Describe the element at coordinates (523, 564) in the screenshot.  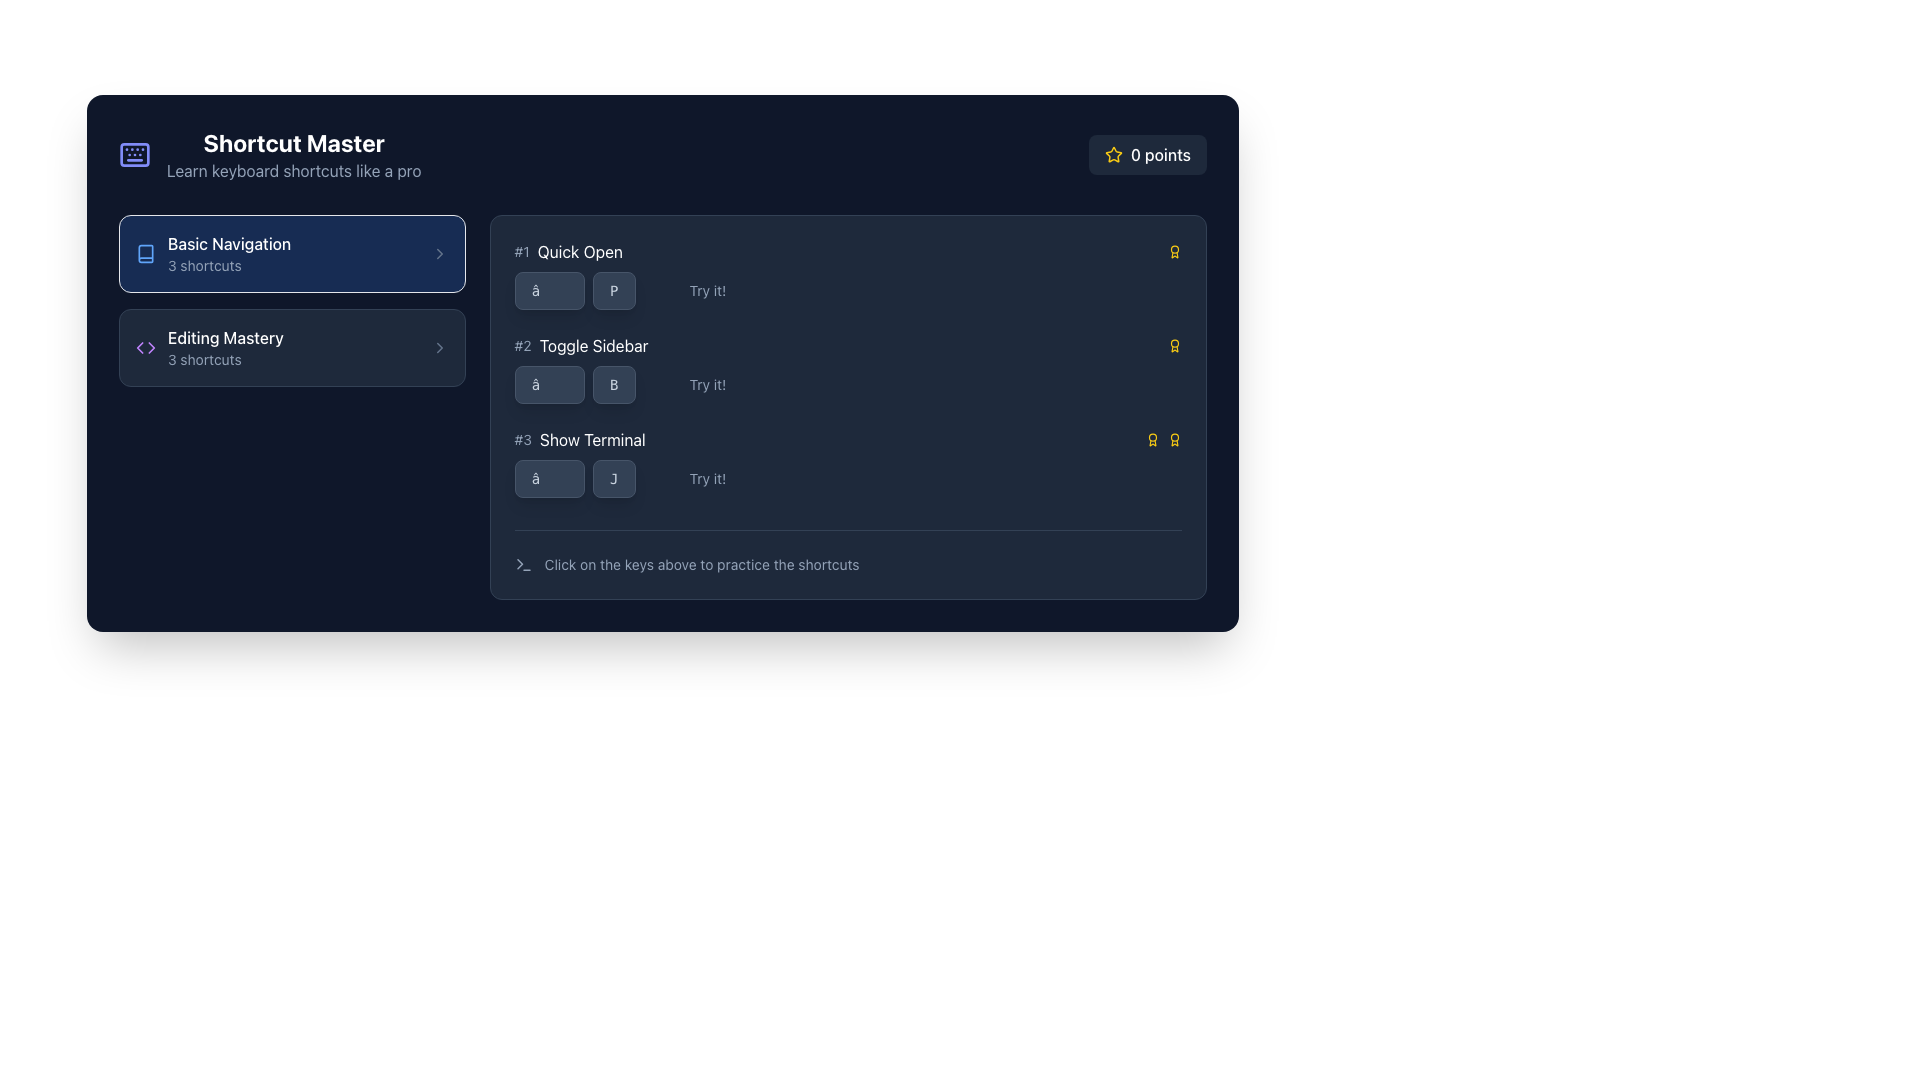
I see `the terminal icon located in the bottom section of the right panel, just before the text 'Click on the keys above to practice the shortcuts'` at that location.